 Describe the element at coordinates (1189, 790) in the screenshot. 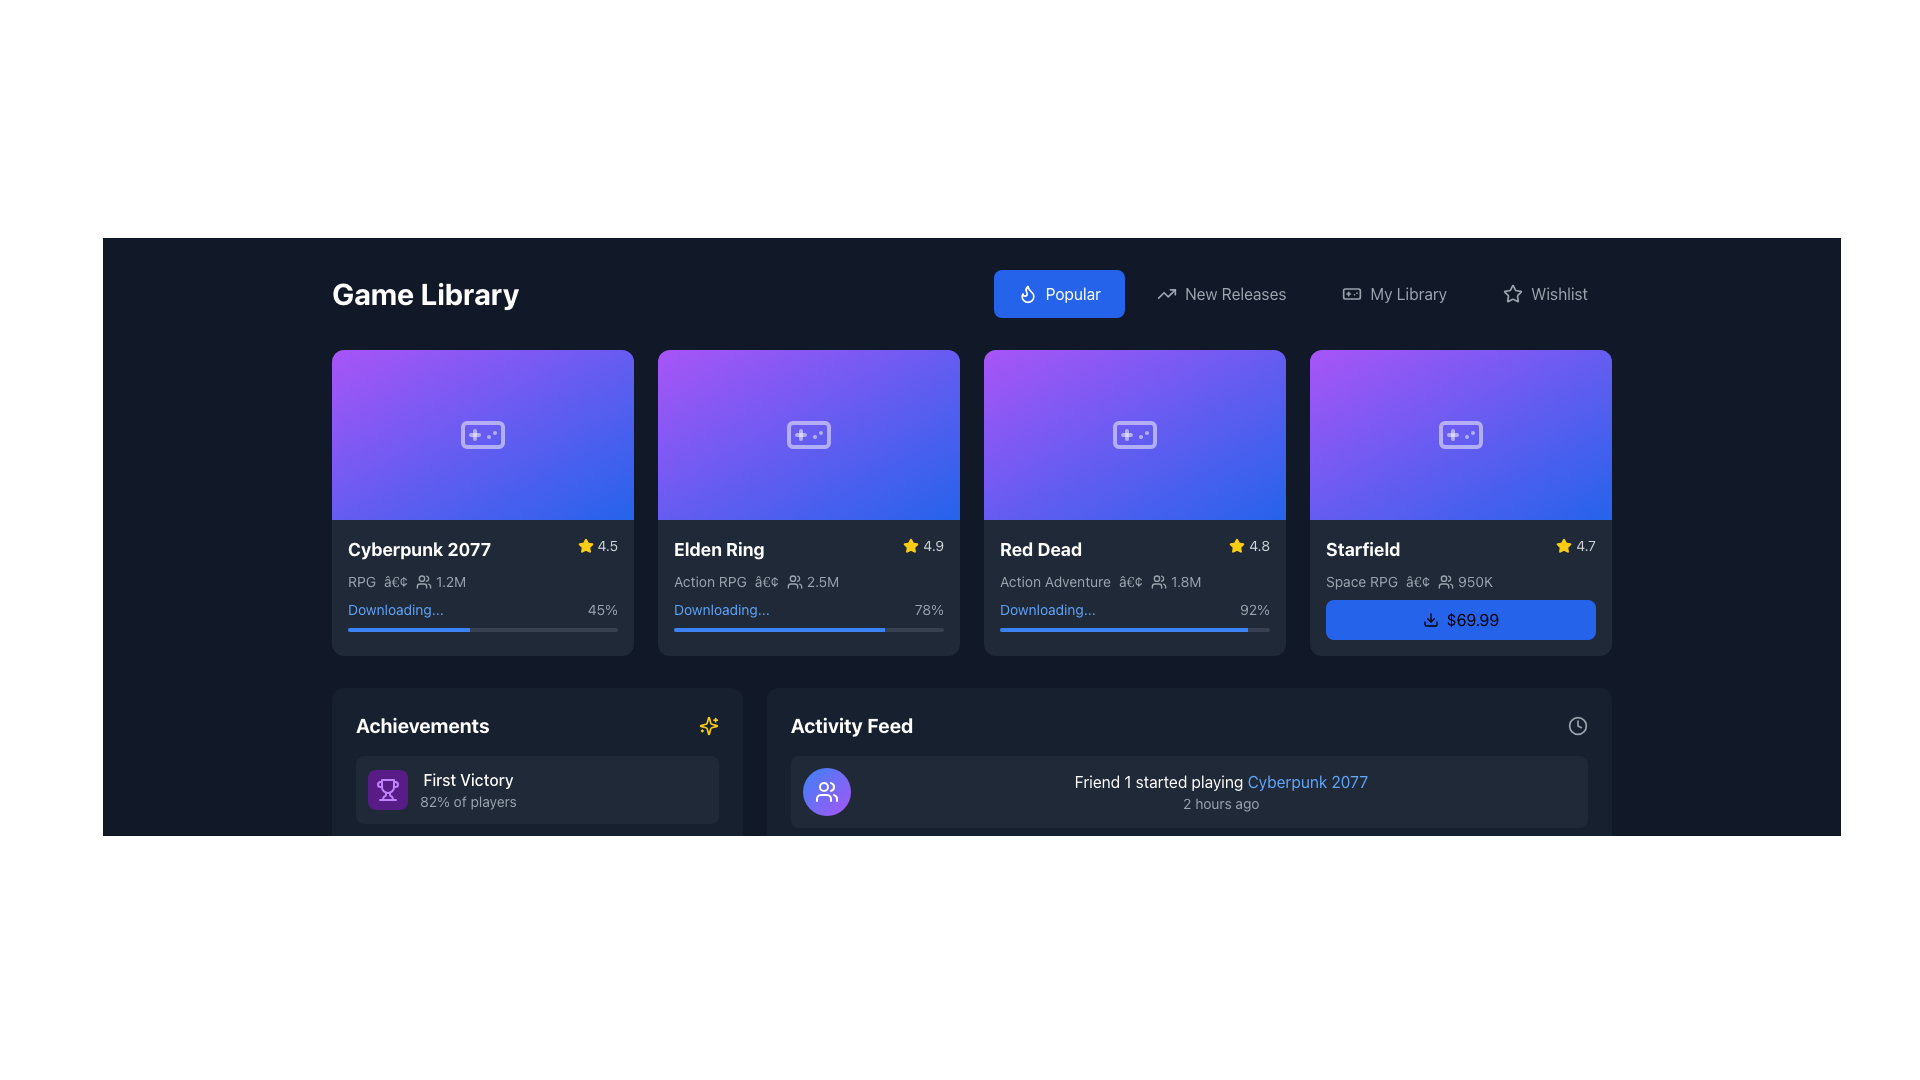

I see `the game name in the Notification element that shows a friend's recent gaming activity to learn more` at that location.